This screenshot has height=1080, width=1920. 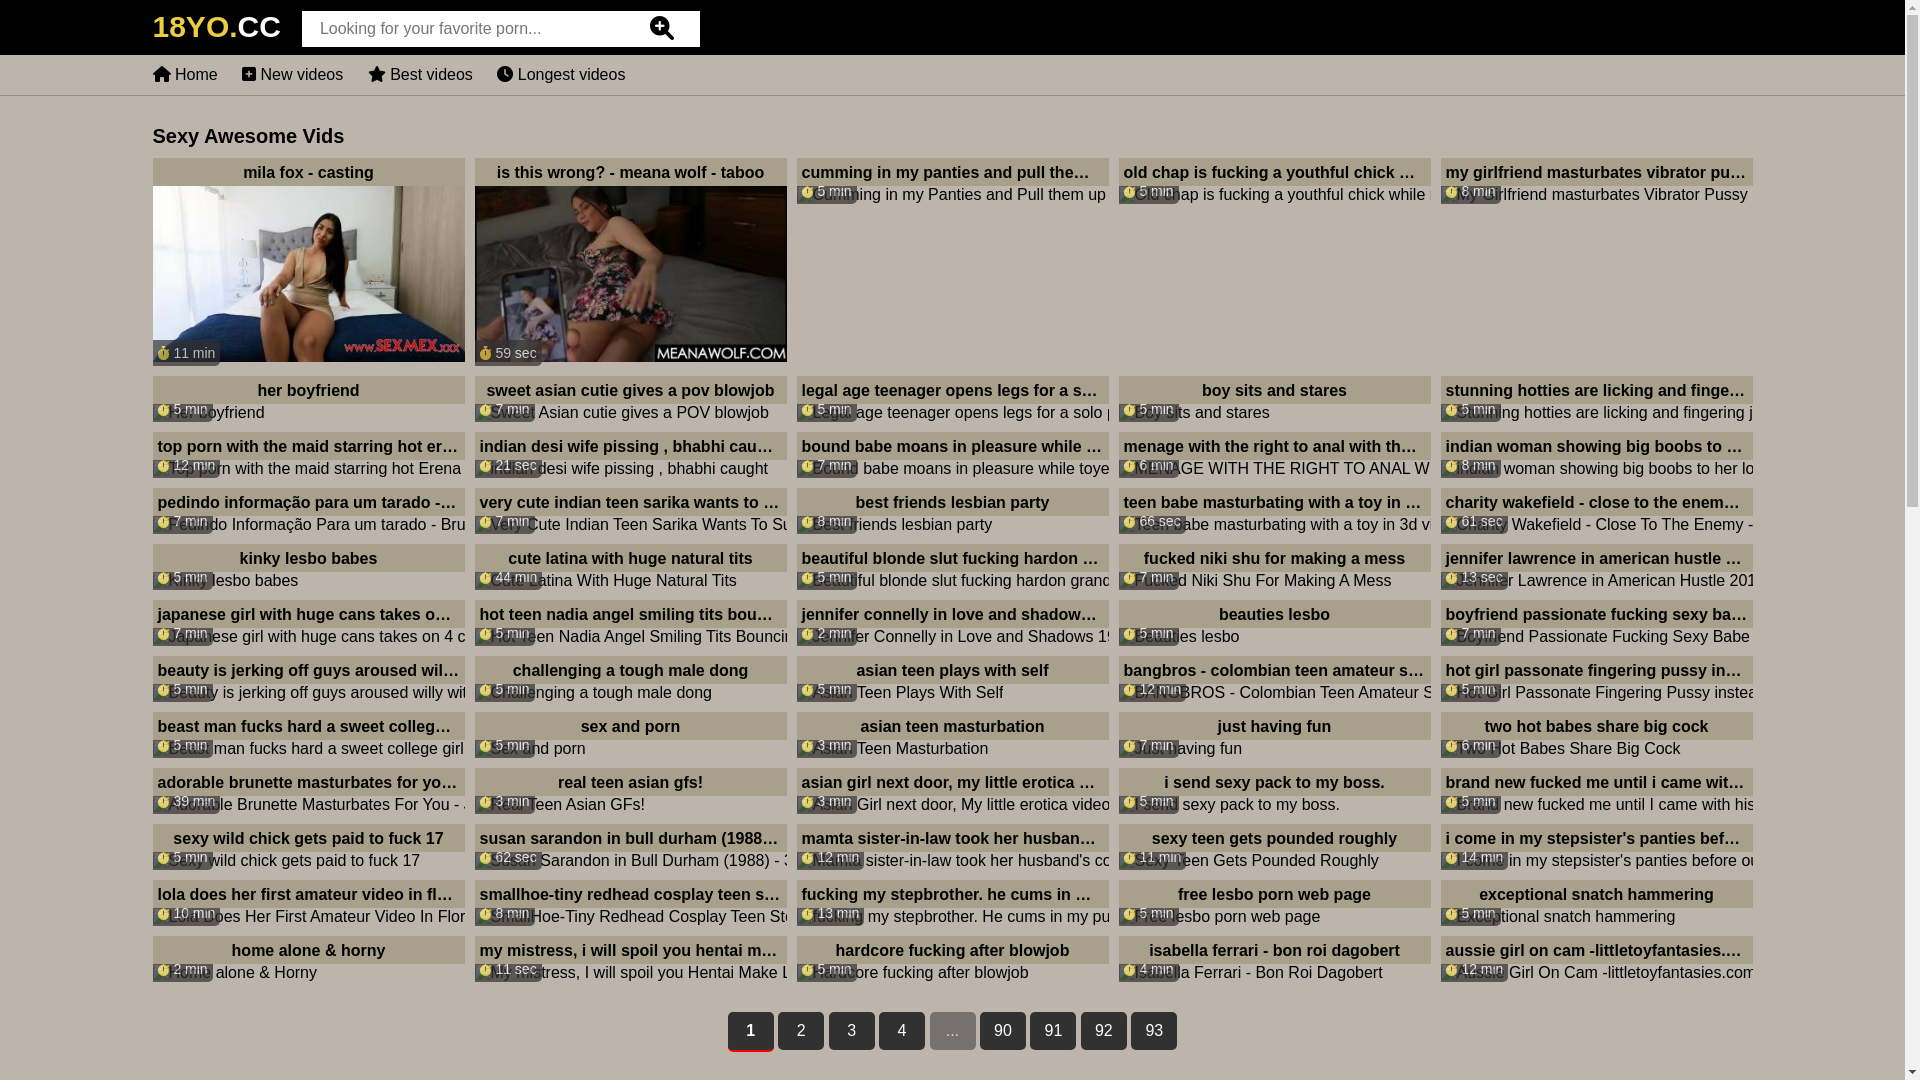 What do you see at coordinates (1272, 902) in the screenshot?
I see `'5 min` at bounding box center [1272, 902].